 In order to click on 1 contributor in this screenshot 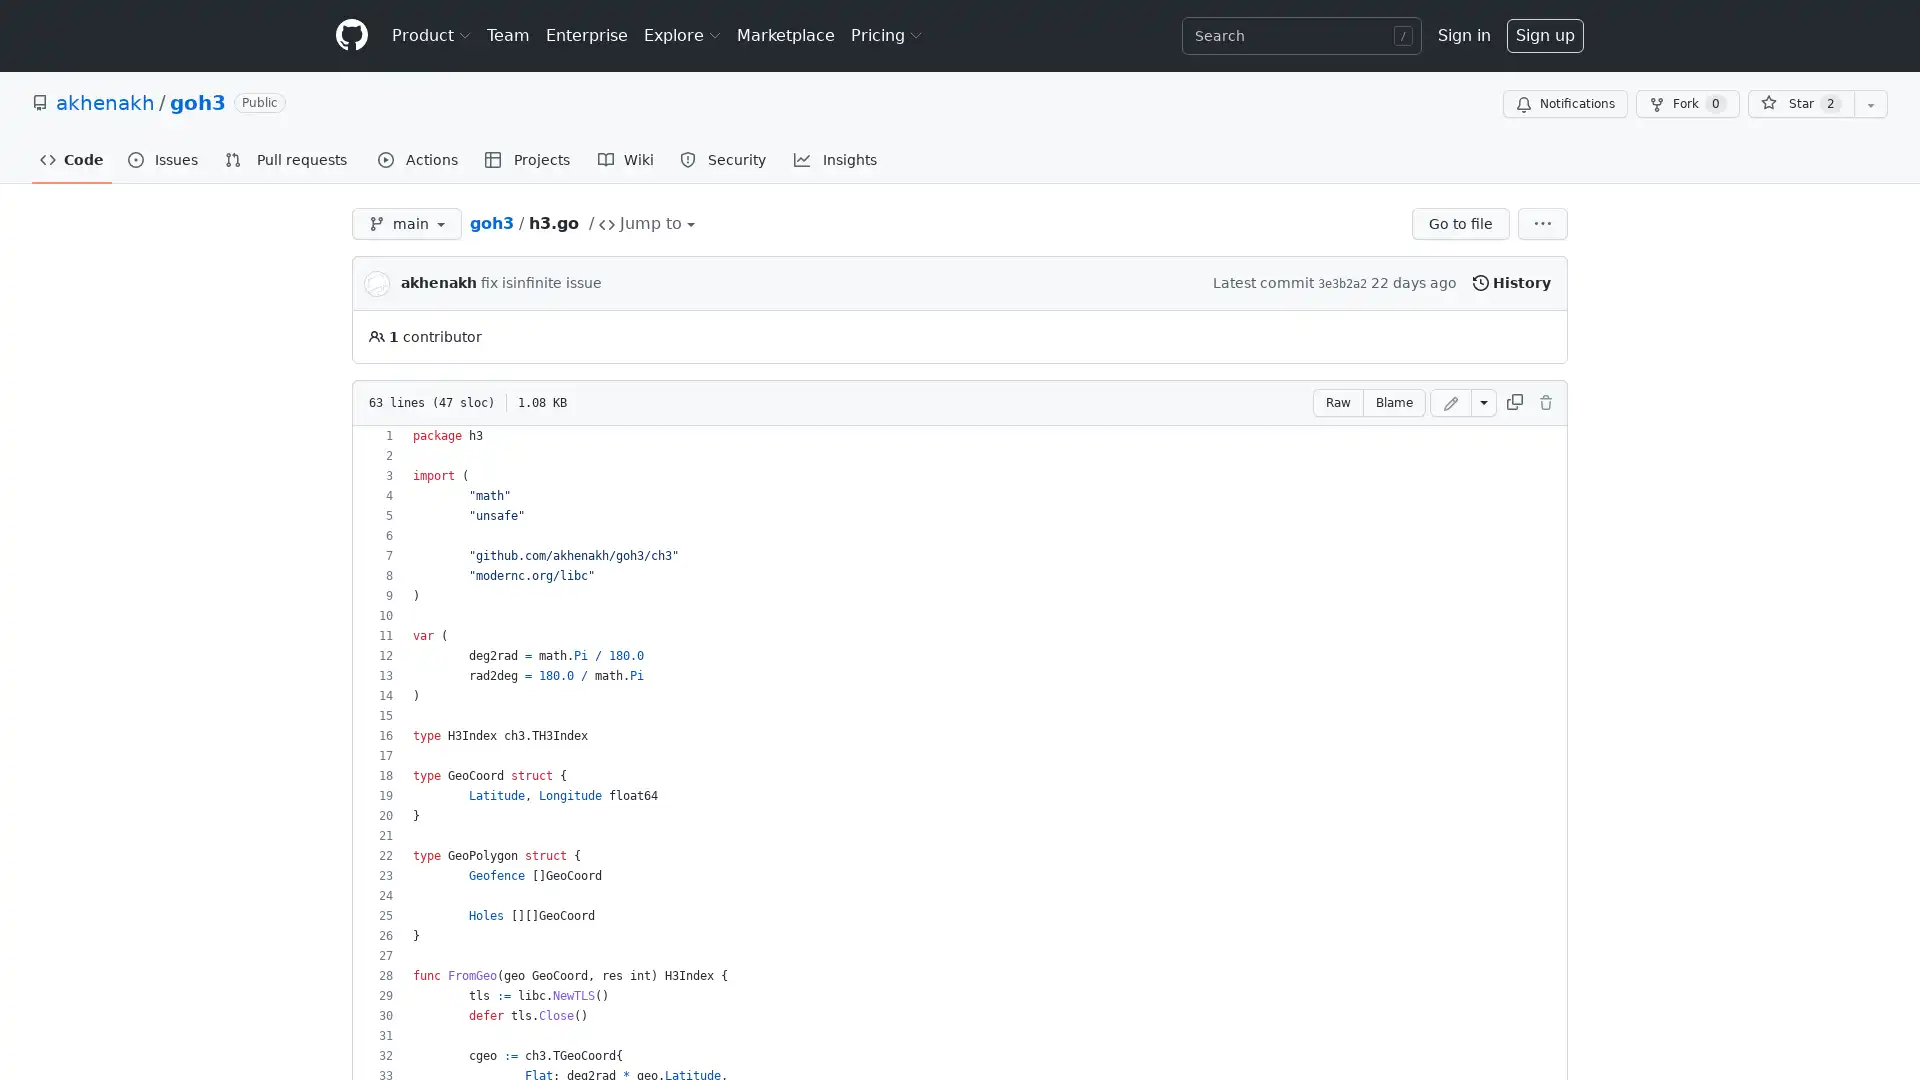, I will do `click(424, 336)`.